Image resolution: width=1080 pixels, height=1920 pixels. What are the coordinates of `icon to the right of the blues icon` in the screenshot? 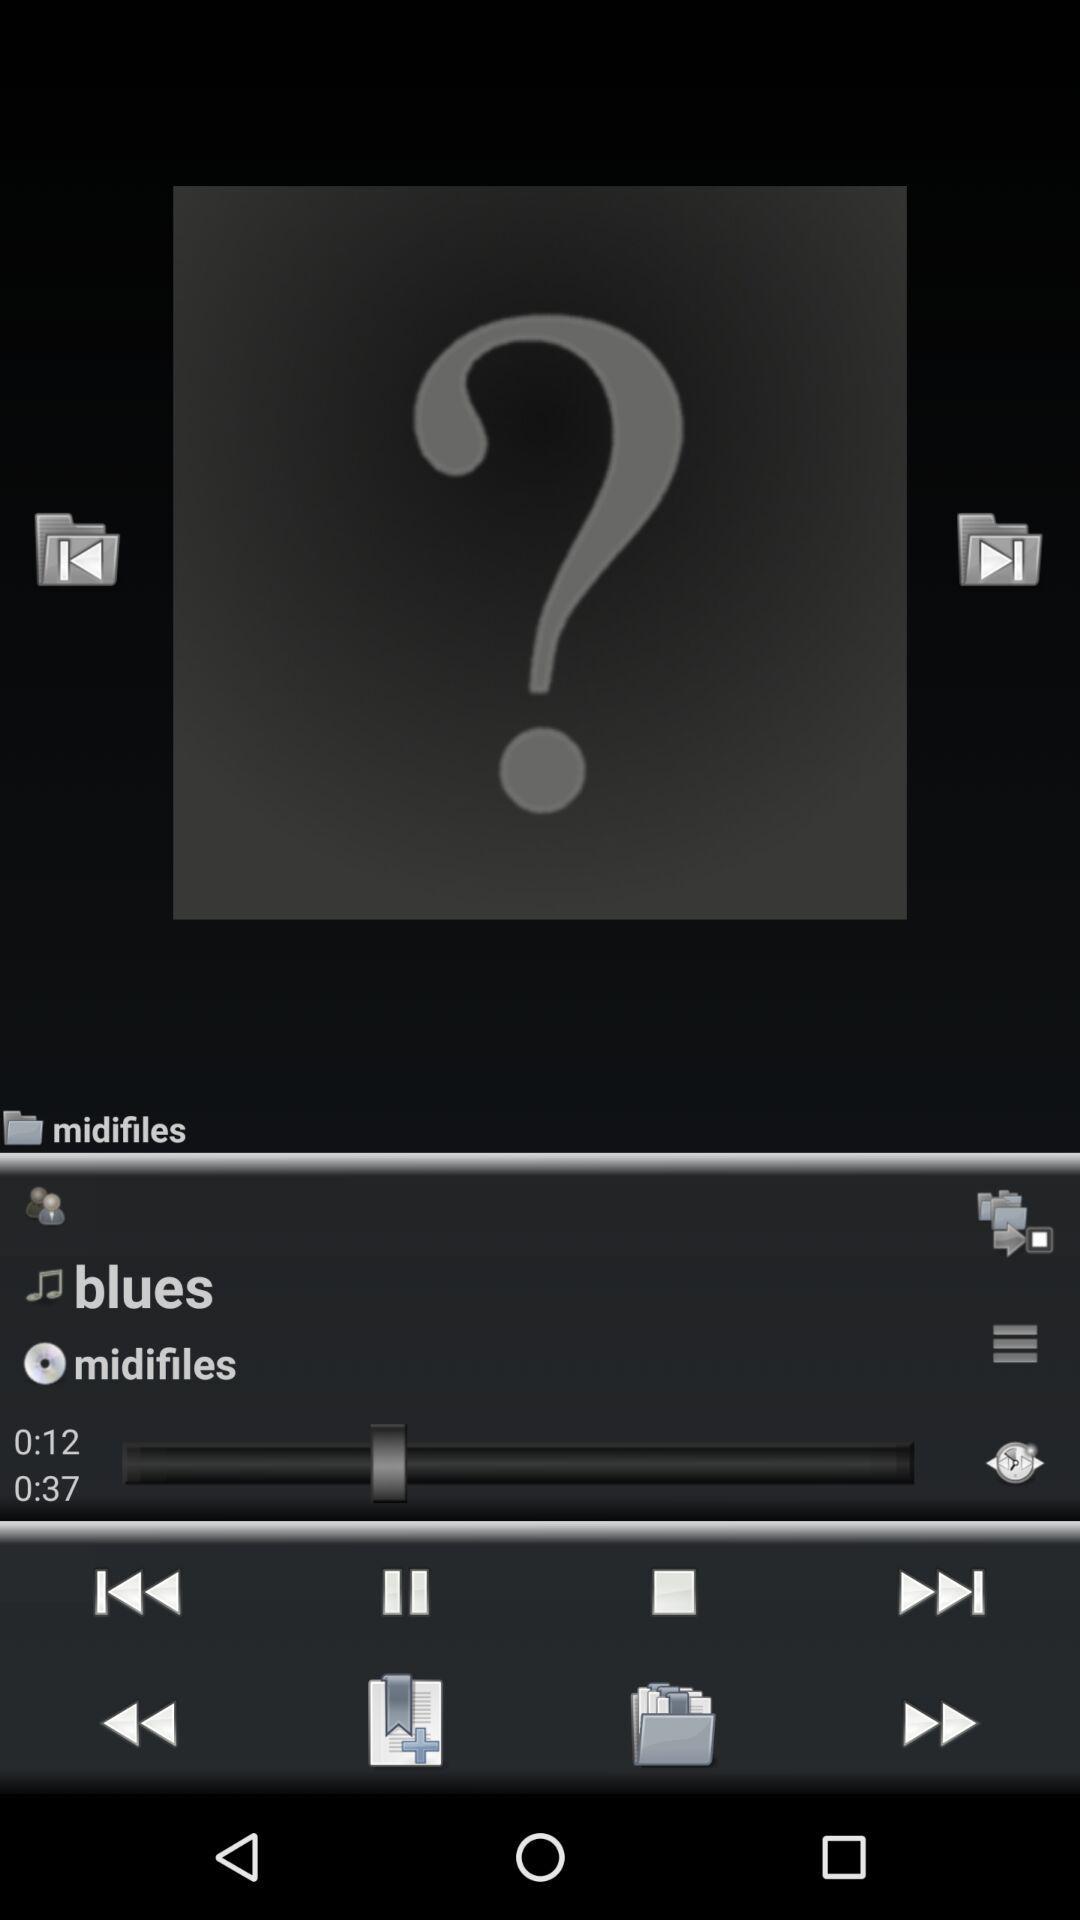 It's located at (1015, 1344).